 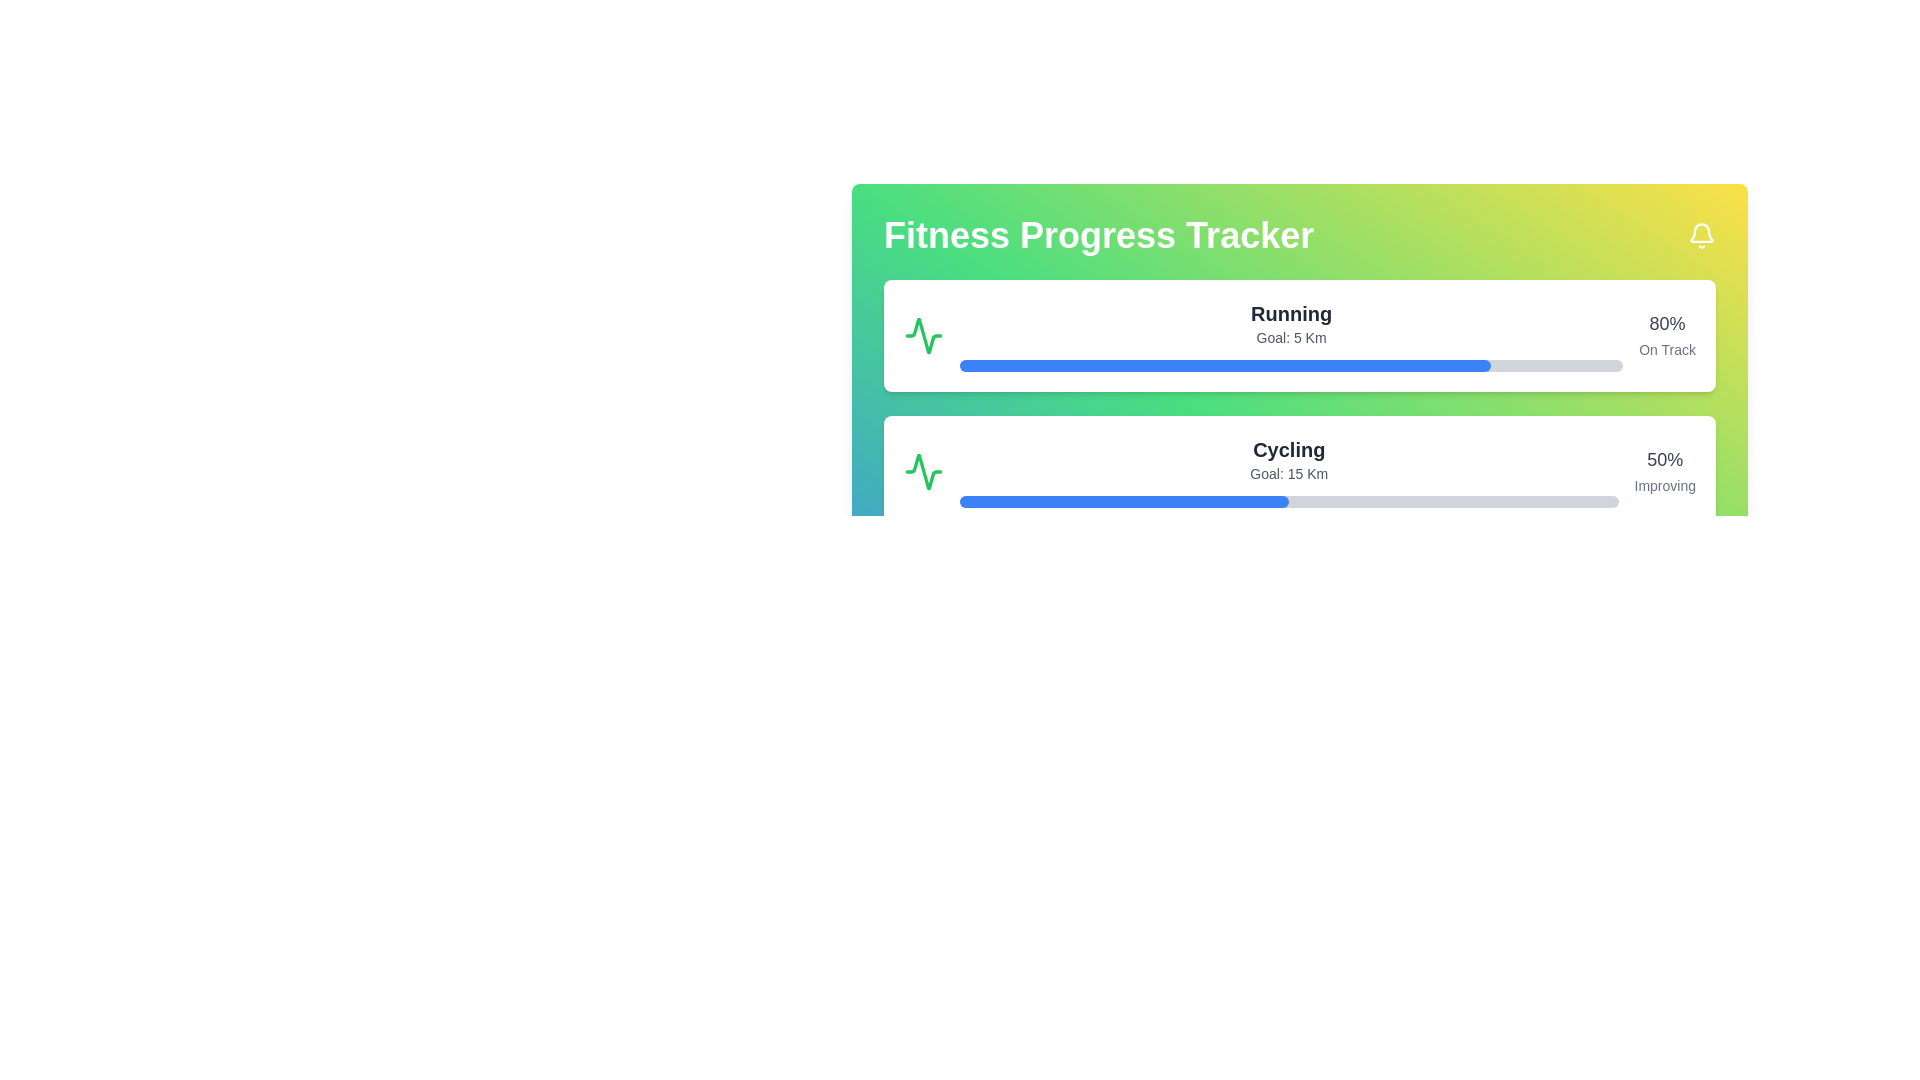 What do you see at coordinates (1300, 334) in the screenshot?
I see `the first card in the vertical stack of fitness progress items, which displays the user's running goal and completion percentage, located below the header 'Fitness Progress Tracker.'` at bounding box center [1300, 334].